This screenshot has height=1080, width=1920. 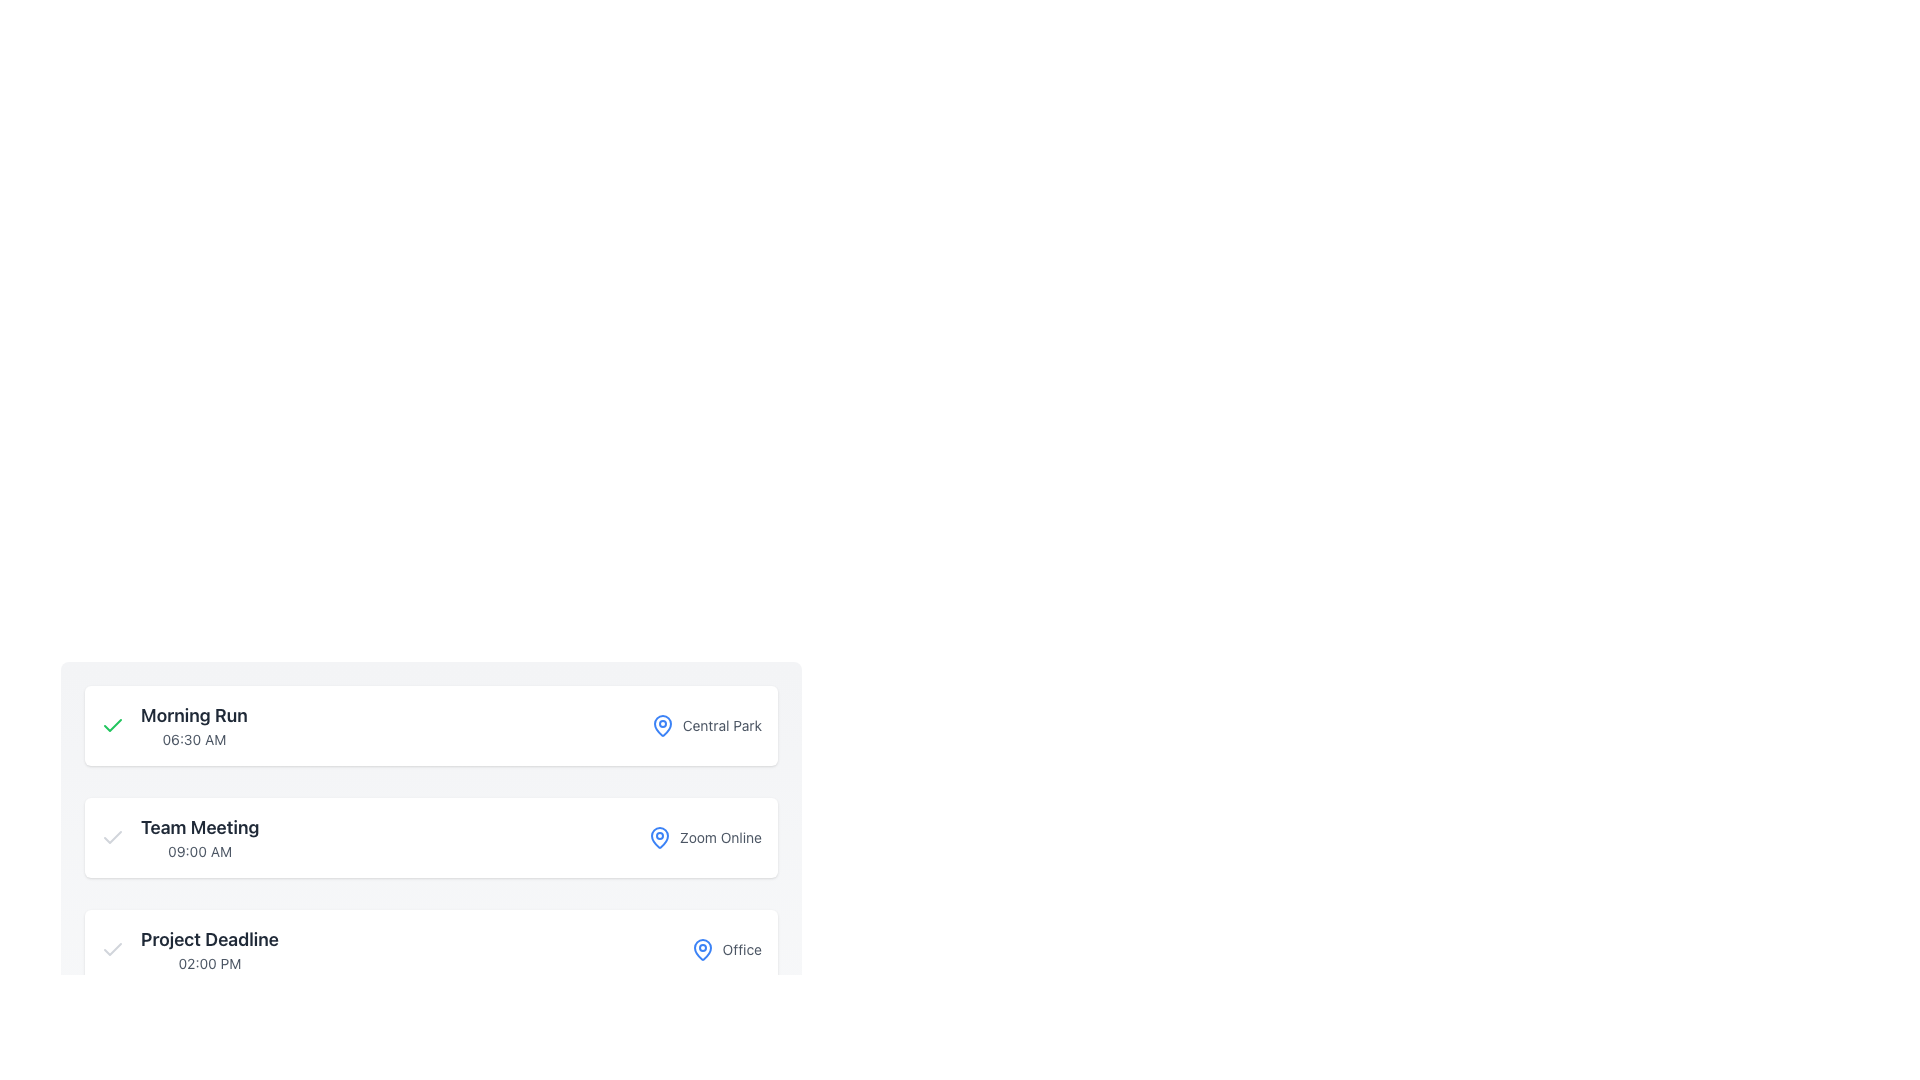 What do you see at coordinates (430, 725) in the screenshot?
I see `the event panel labeled 'Morning Run'` at bounding box center [430, 725].